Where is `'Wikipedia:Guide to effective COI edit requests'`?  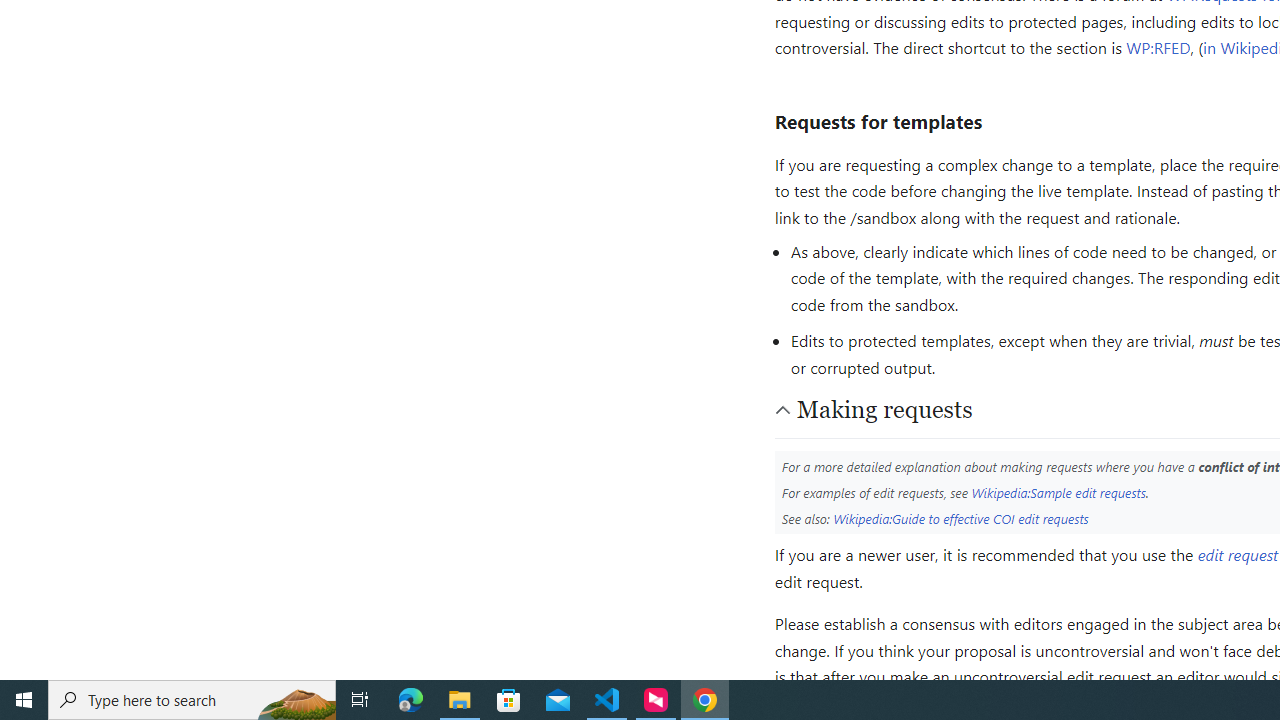 'Wikipedia:Guide to effective COI edit requests' is located at coordinates (961, 517).